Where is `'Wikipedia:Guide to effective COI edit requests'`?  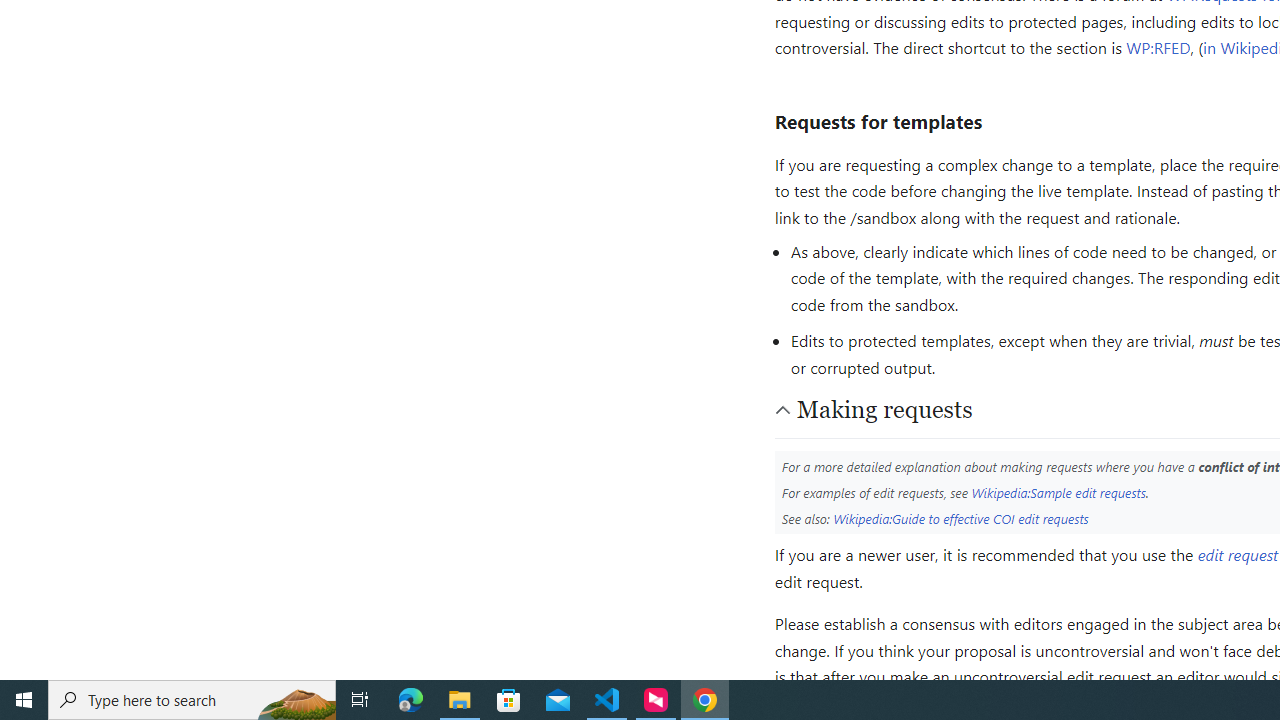 'Wikipedia:Guide to effective COI edit requests' is located at coordinates (961, 517).